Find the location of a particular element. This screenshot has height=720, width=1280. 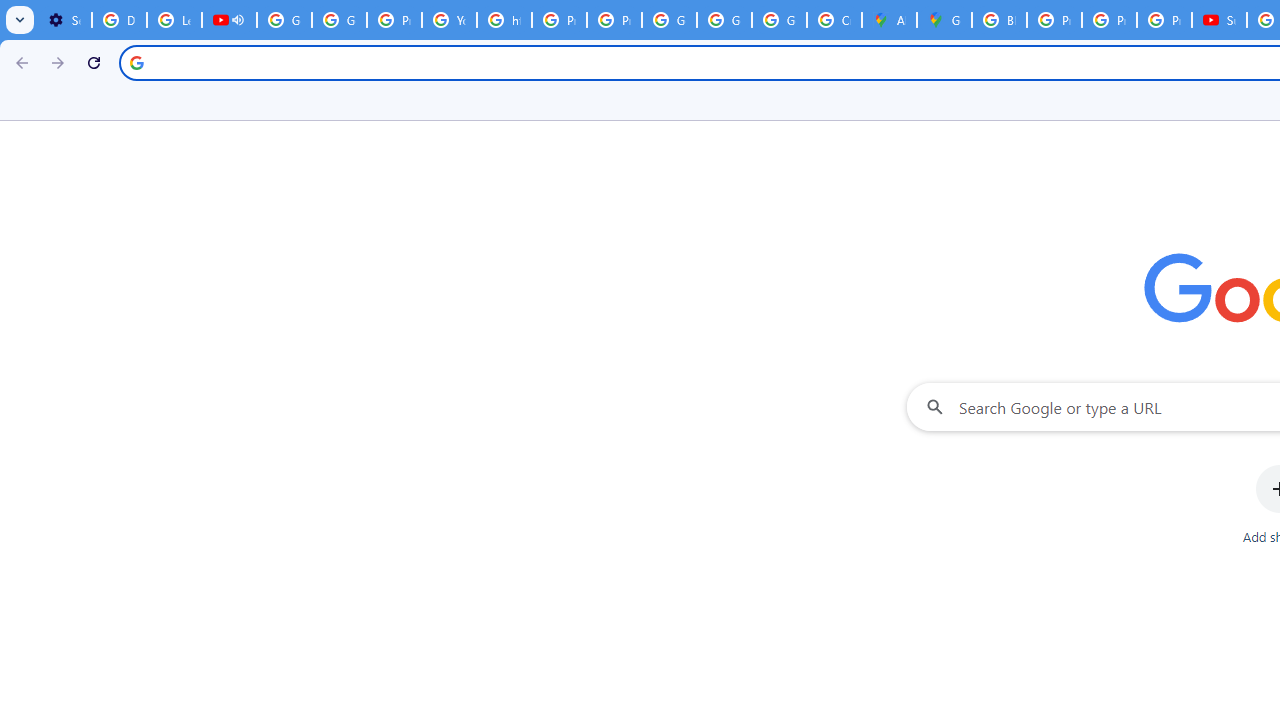

'Settings - Customize profile' is located at coordinates (64, 20).